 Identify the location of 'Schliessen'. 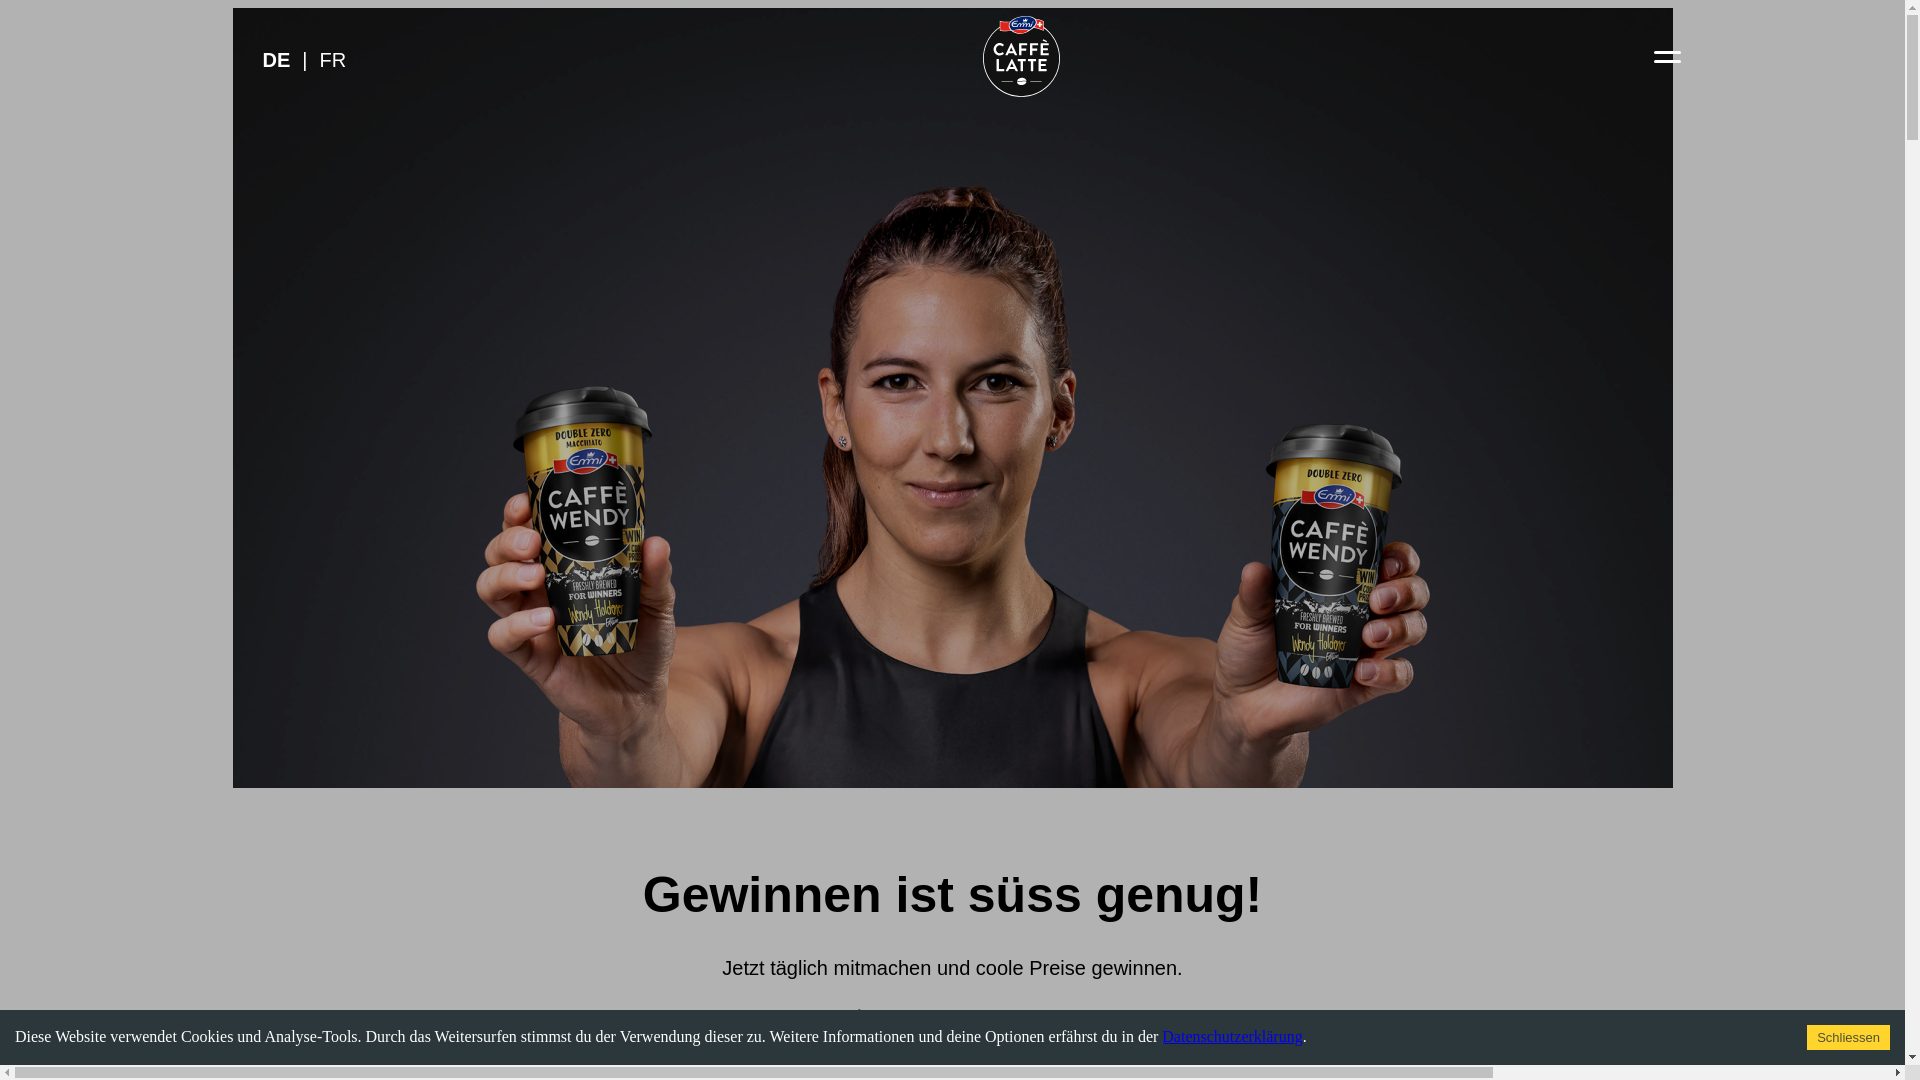
(1847, 1036).